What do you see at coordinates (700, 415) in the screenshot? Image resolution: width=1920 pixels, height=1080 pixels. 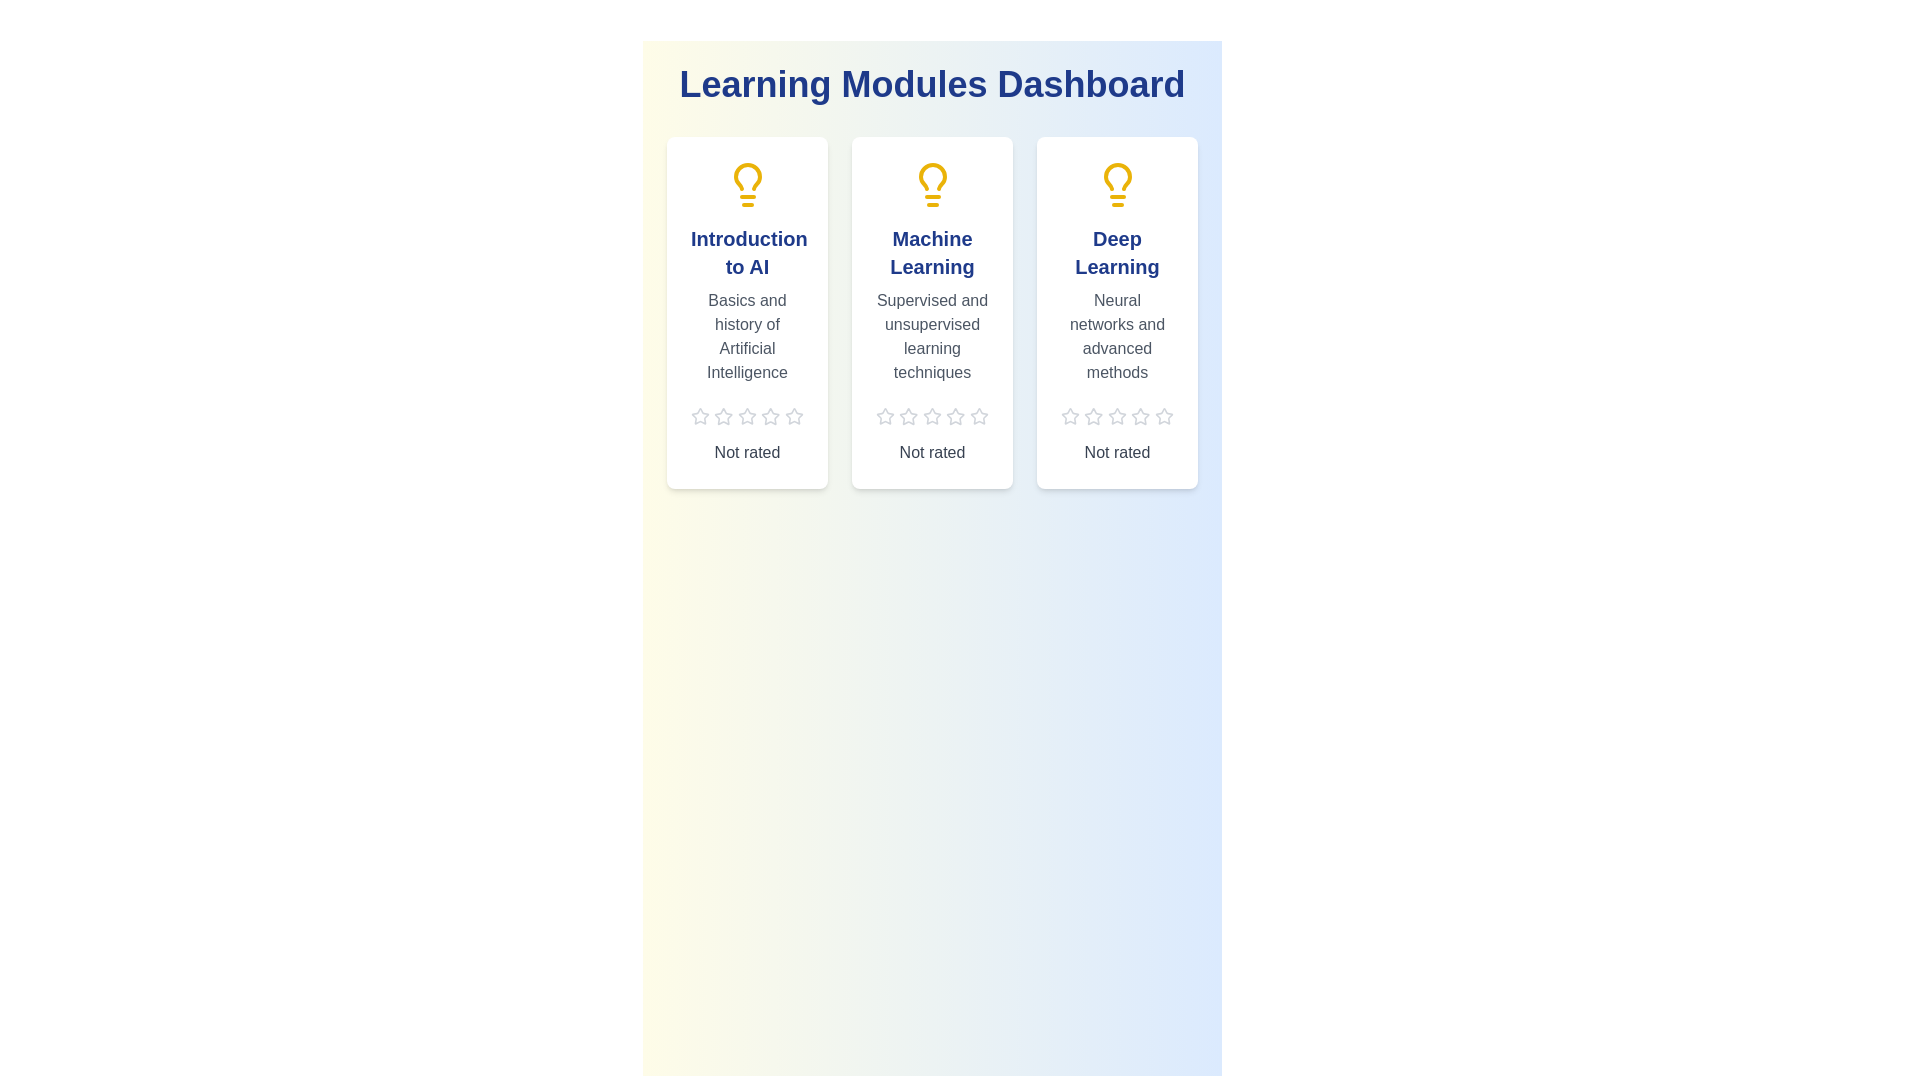 I see `the rating of a module to 1 stars by clicking on the corresponding star` at bounding box center [700, 415].